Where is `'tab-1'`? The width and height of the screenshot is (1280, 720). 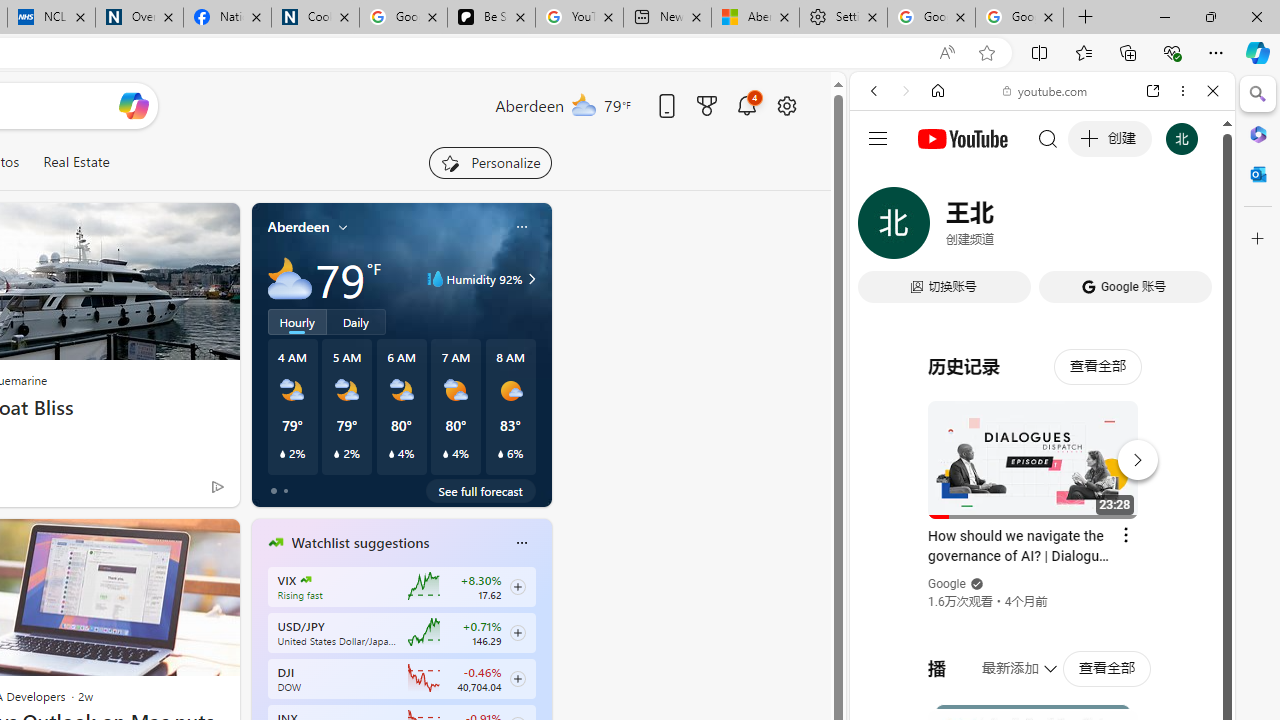 'tab-1' is located at coordinates (284, 491).